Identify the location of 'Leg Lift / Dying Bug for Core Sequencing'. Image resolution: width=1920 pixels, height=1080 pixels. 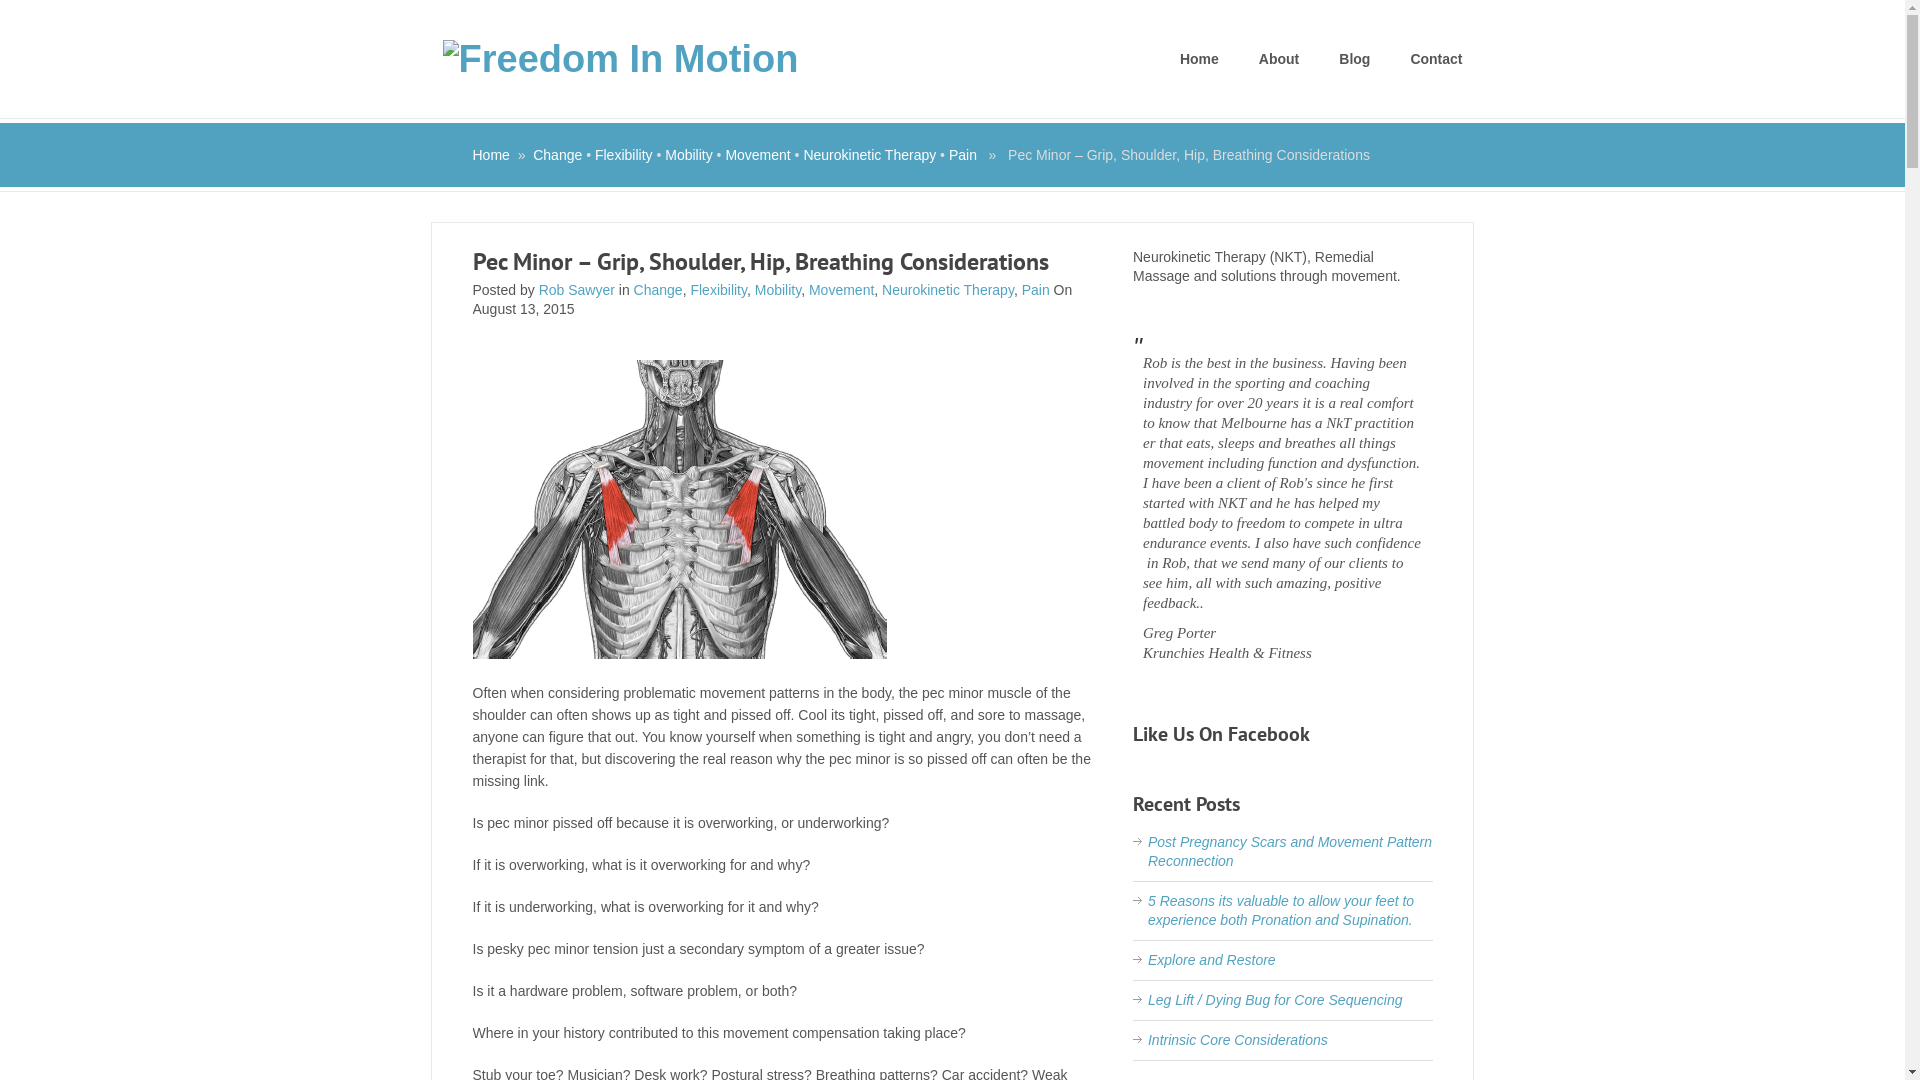
(1274, 999).